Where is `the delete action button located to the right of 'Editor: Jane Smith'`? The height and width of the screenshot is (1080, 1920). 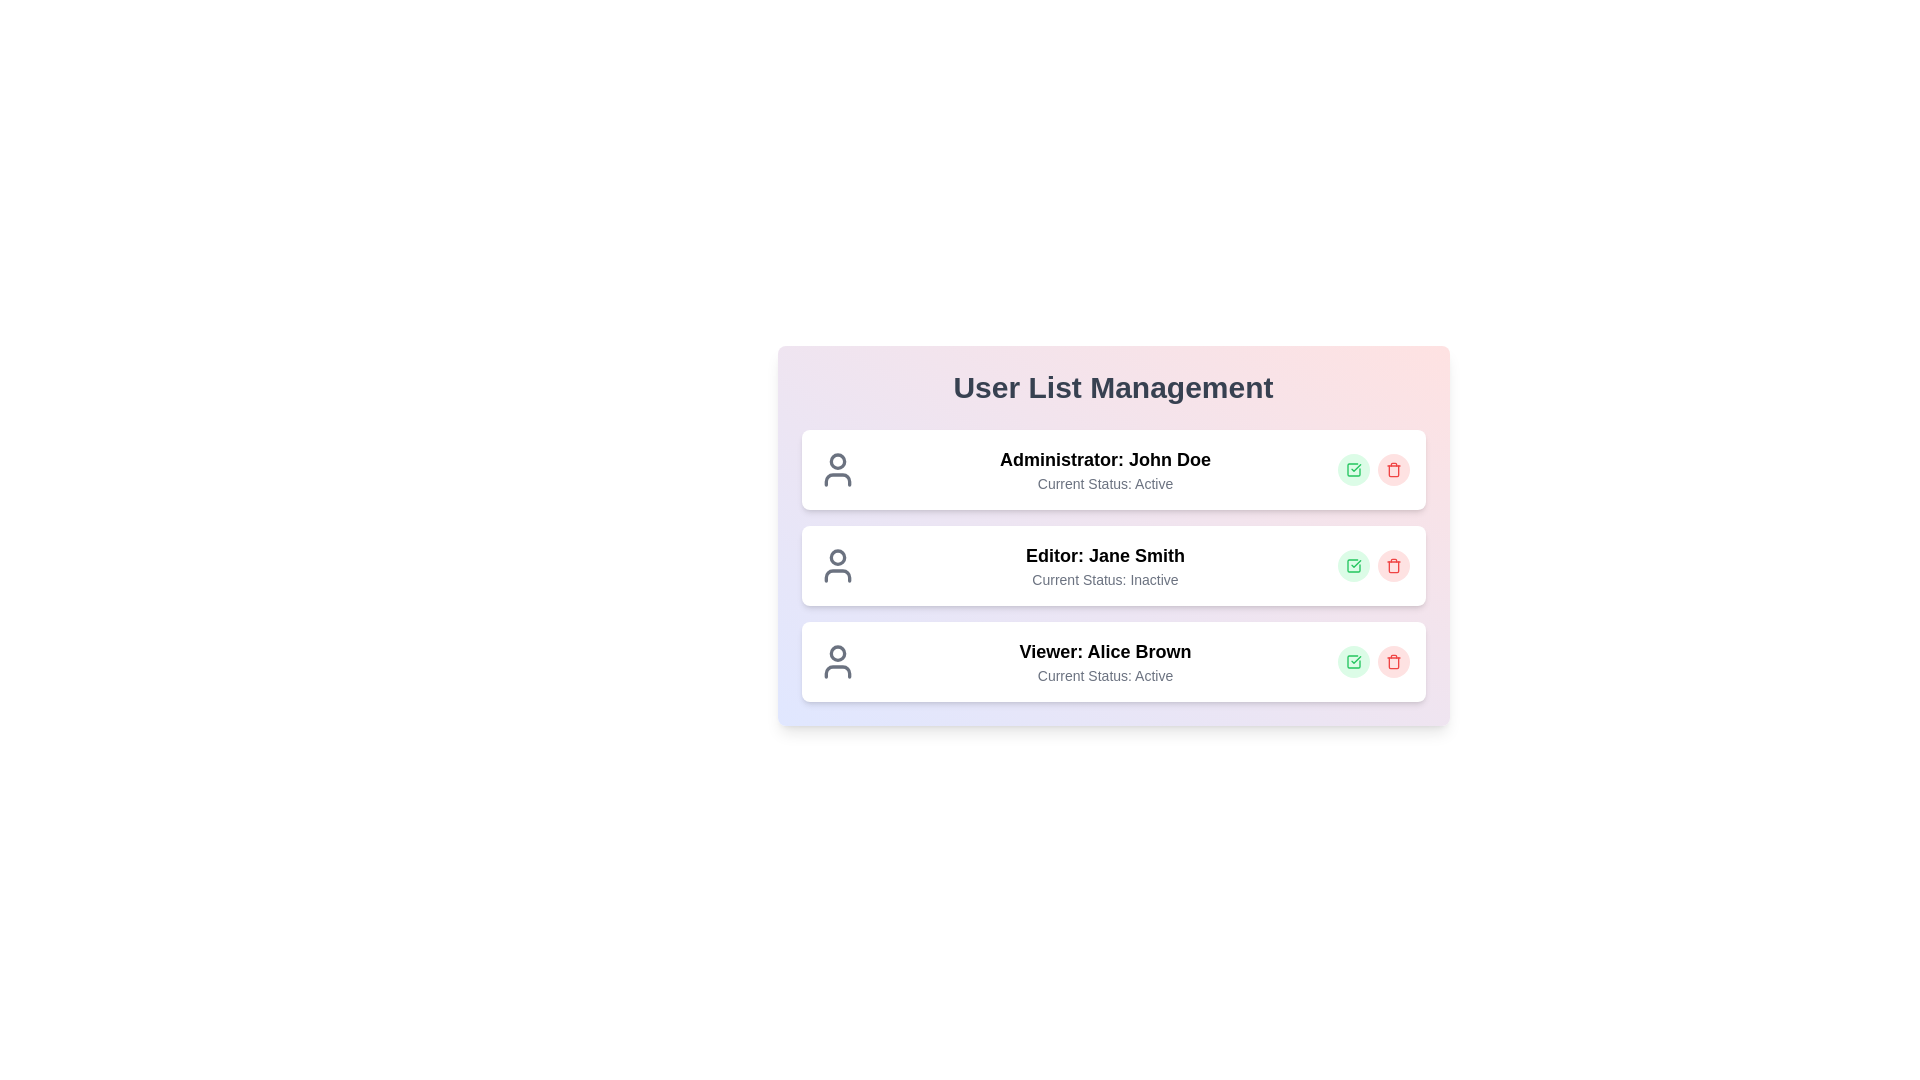
the delete action button located to the right of 'Editor: Jane Smith' is located at coordinates (1392, 566).